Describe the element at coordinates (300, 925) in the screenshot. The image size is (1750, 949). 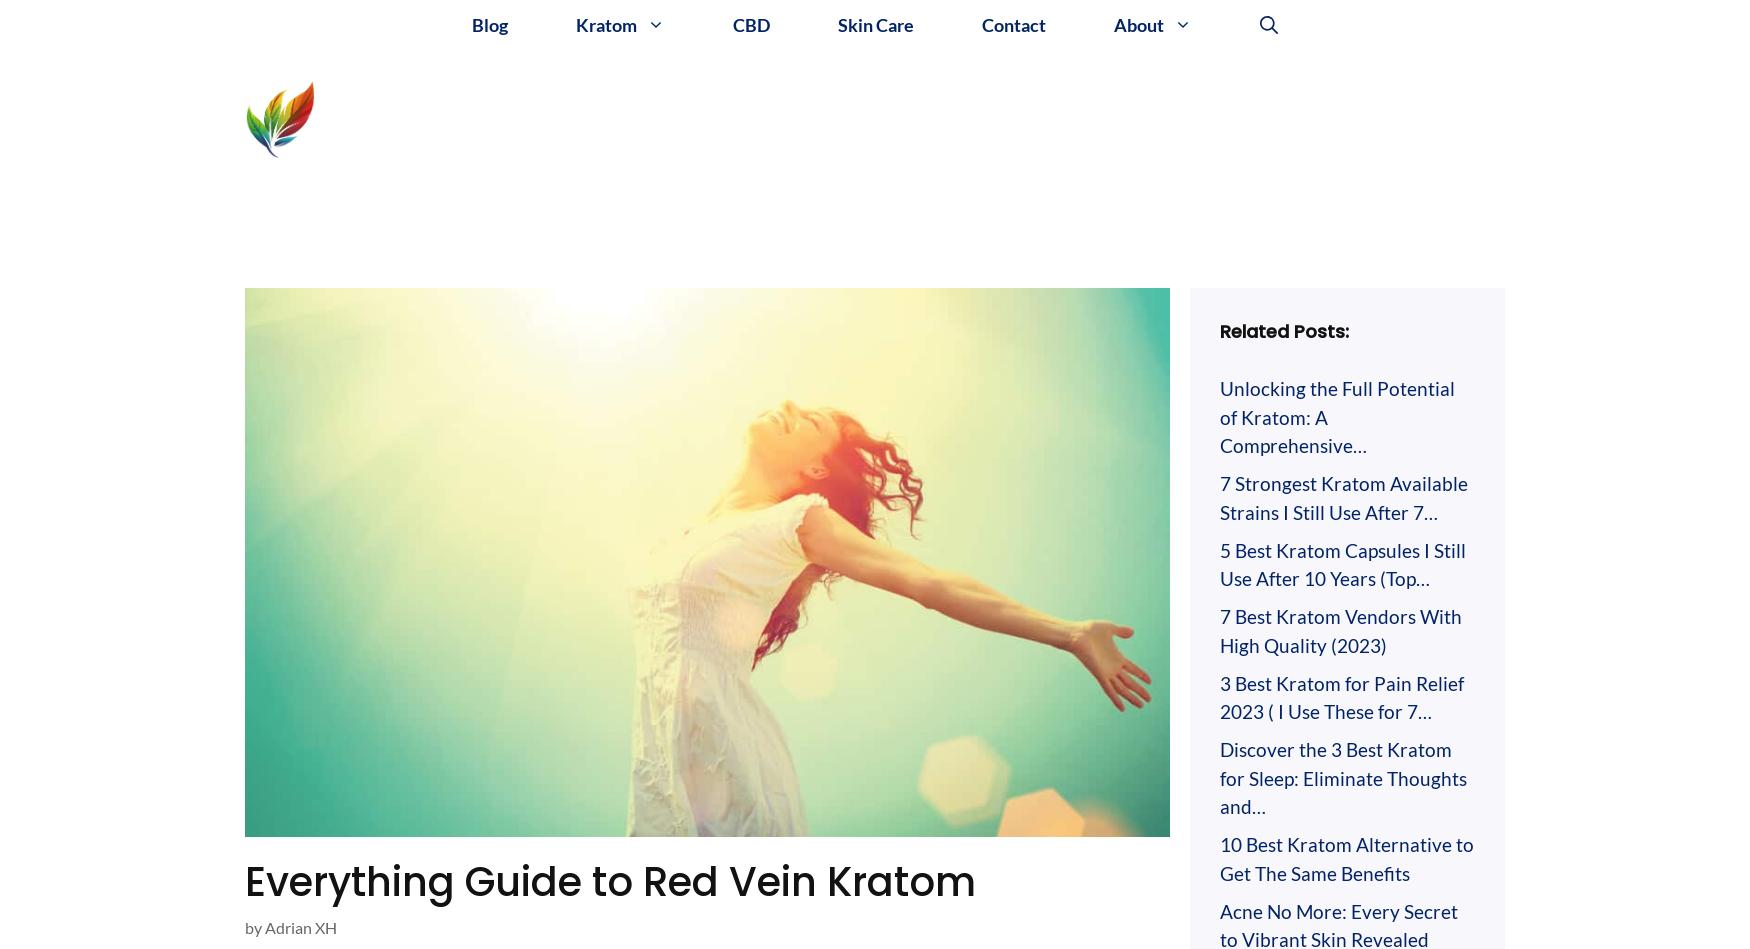
I see `'Adrian XH'` at that location.